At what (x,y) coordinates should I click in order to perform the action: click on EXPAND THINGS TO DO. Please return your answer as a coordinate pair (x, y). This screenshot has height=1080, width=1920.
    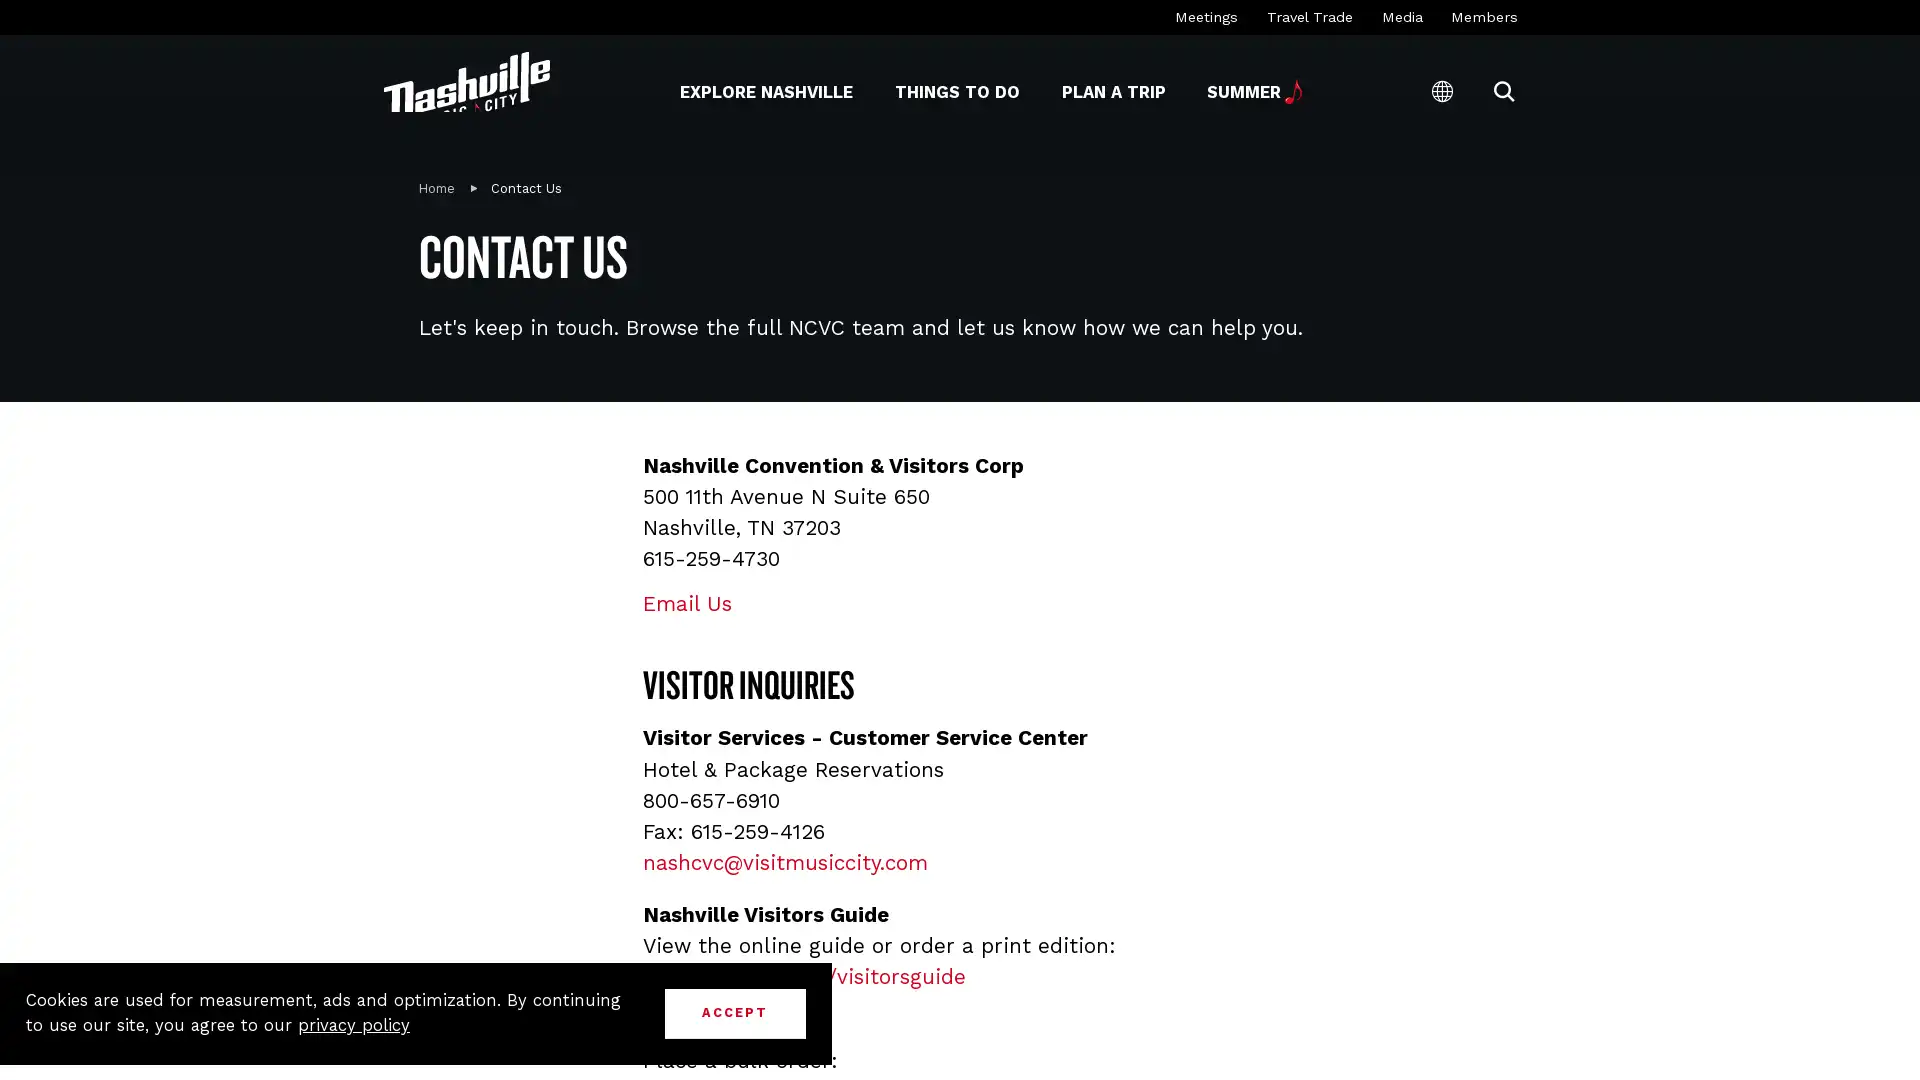
    Looking at the image, I should click on (893, 91).